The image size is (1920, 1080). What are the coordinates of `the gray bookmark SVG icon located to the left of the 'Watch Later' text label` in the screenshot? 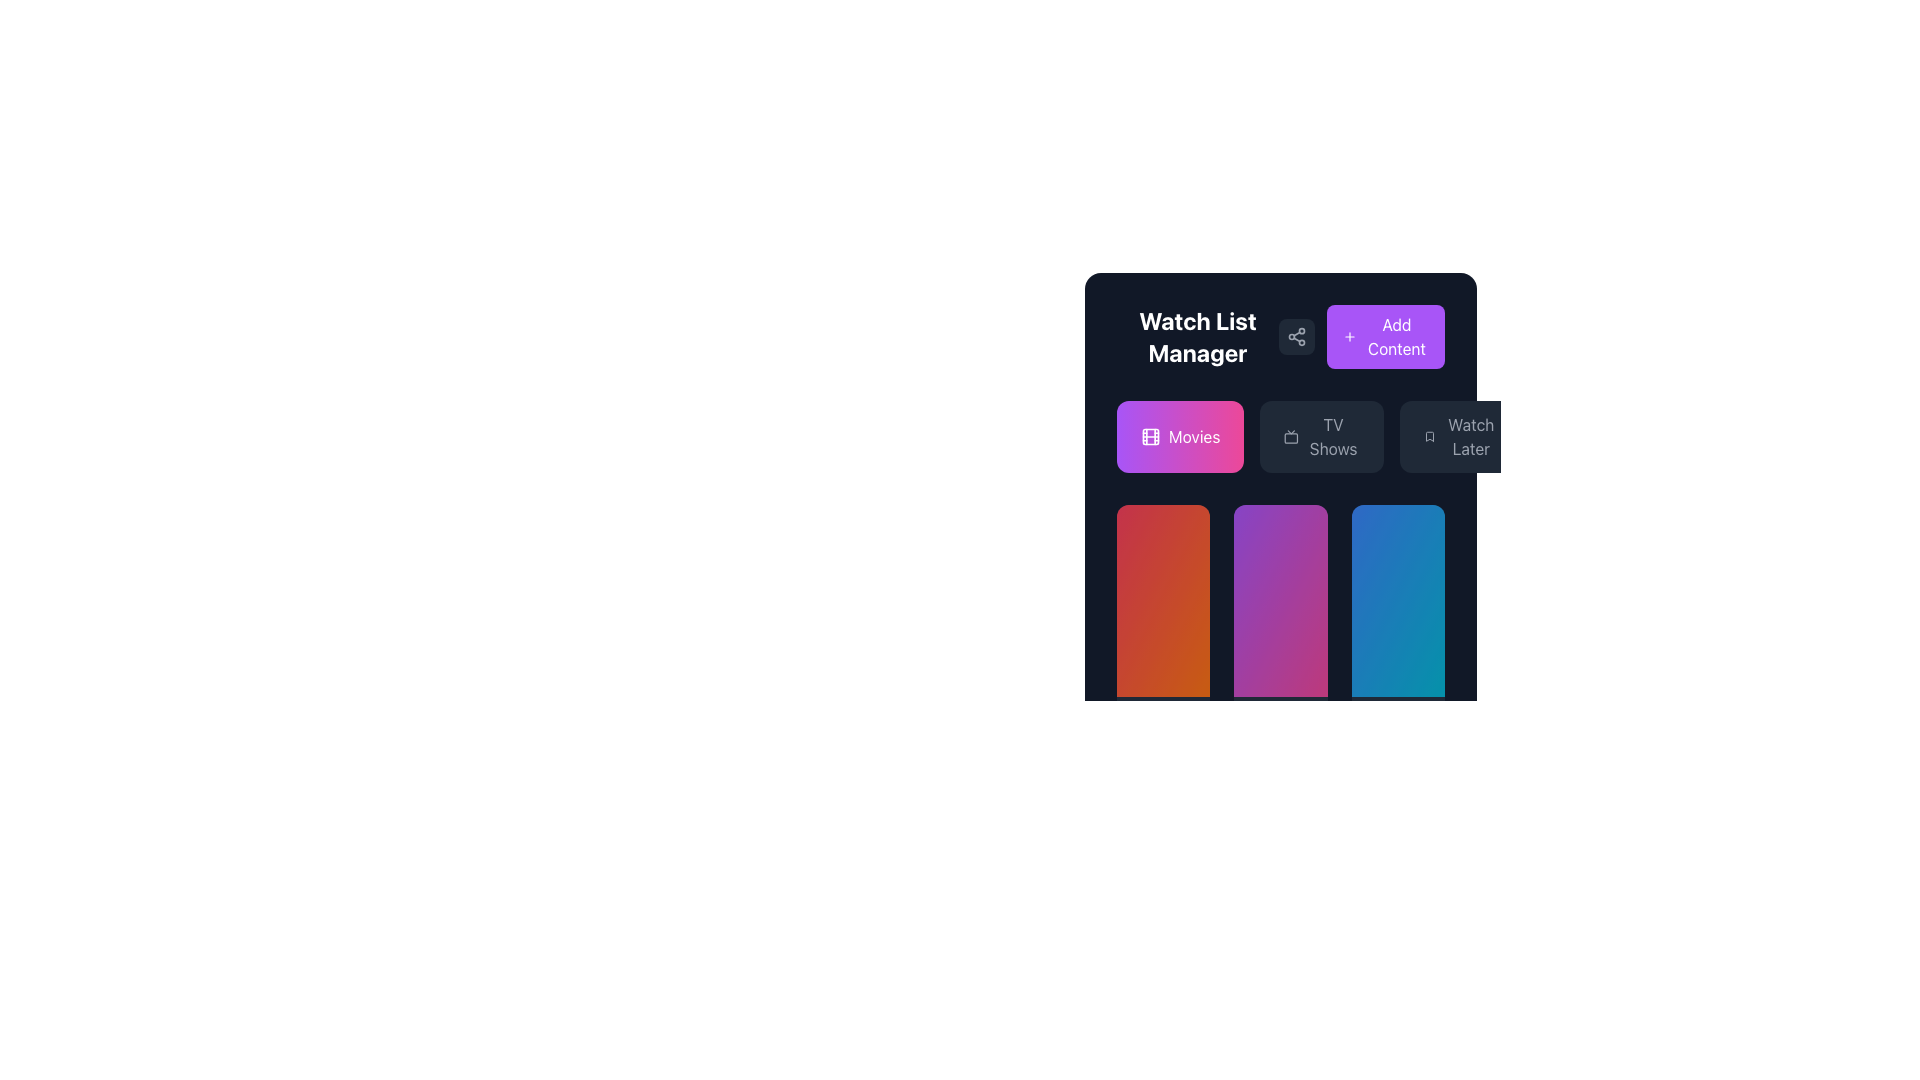 It's located at (1429, 435).